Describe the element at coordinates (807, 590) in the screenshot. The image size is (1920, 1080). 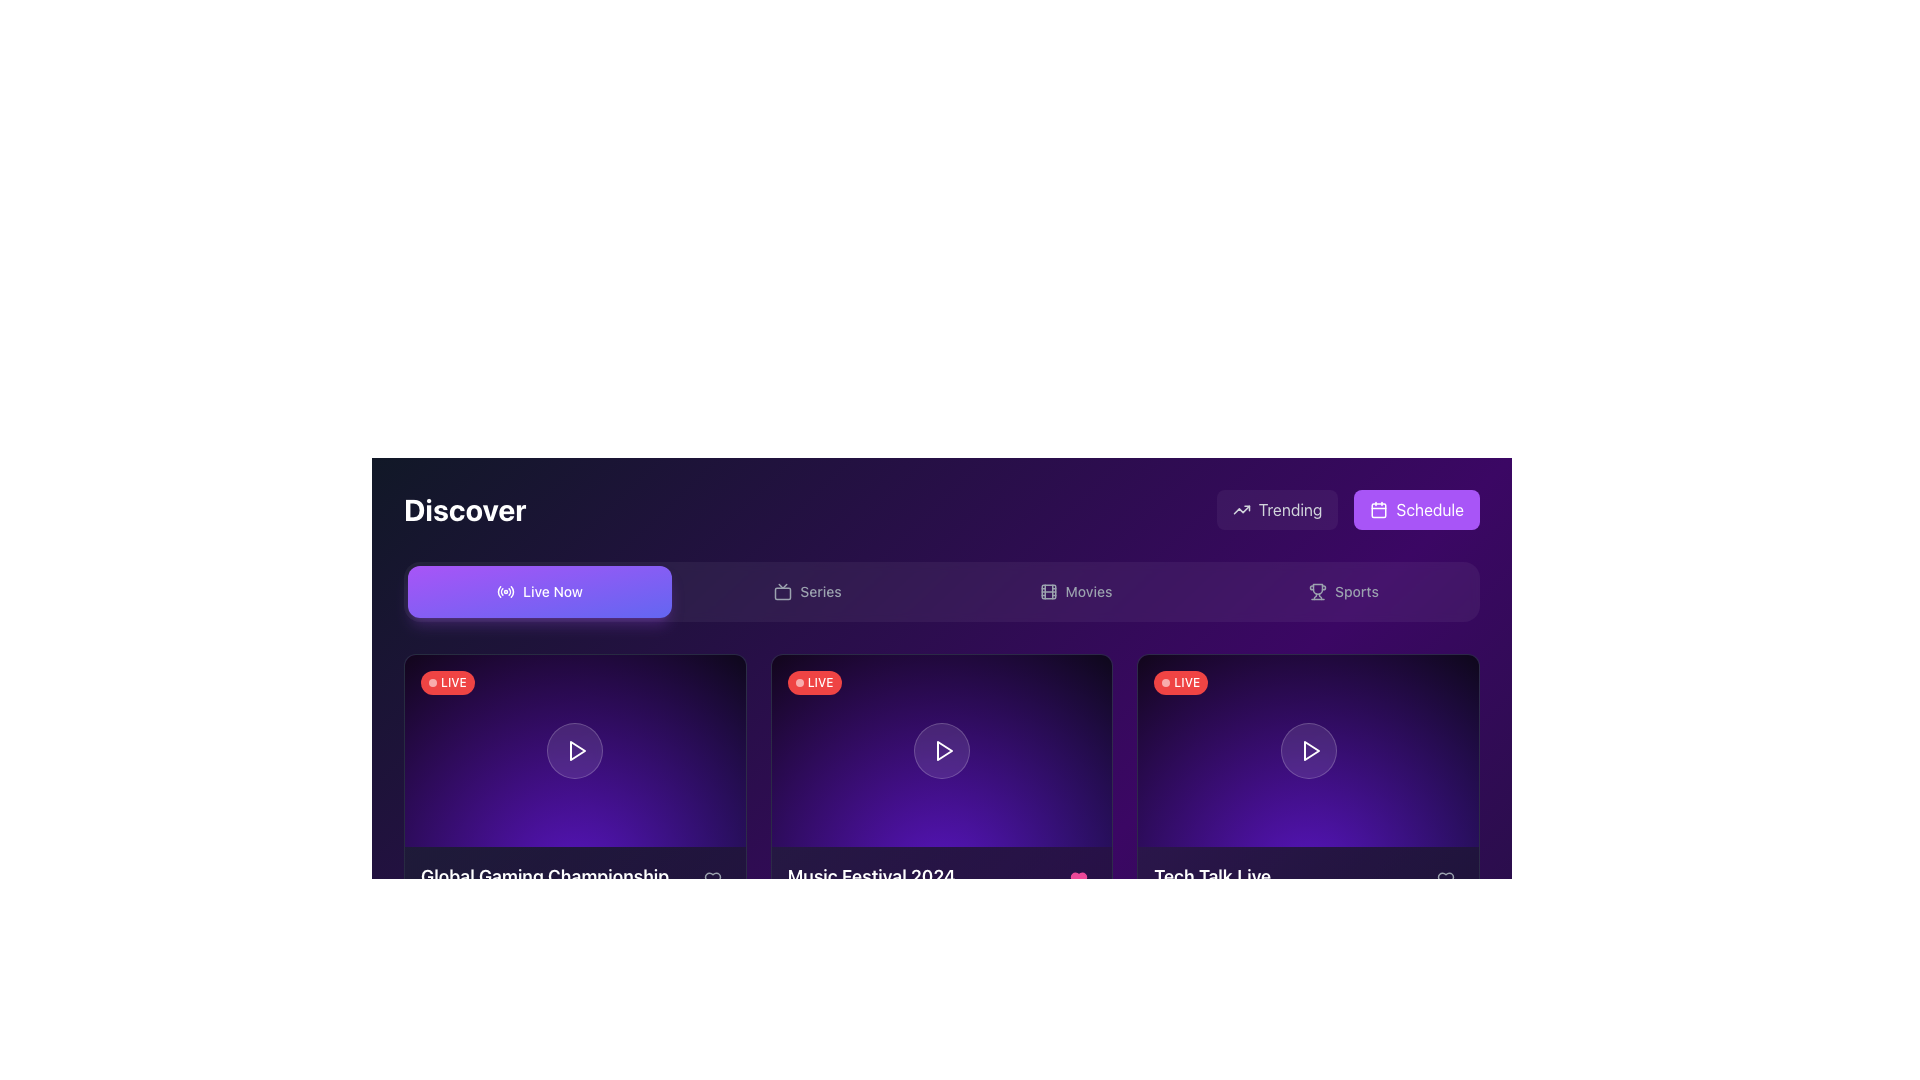
I see `the 'Series' button, which is the second button in a group of four navigation buttons located below the main header` at that location.